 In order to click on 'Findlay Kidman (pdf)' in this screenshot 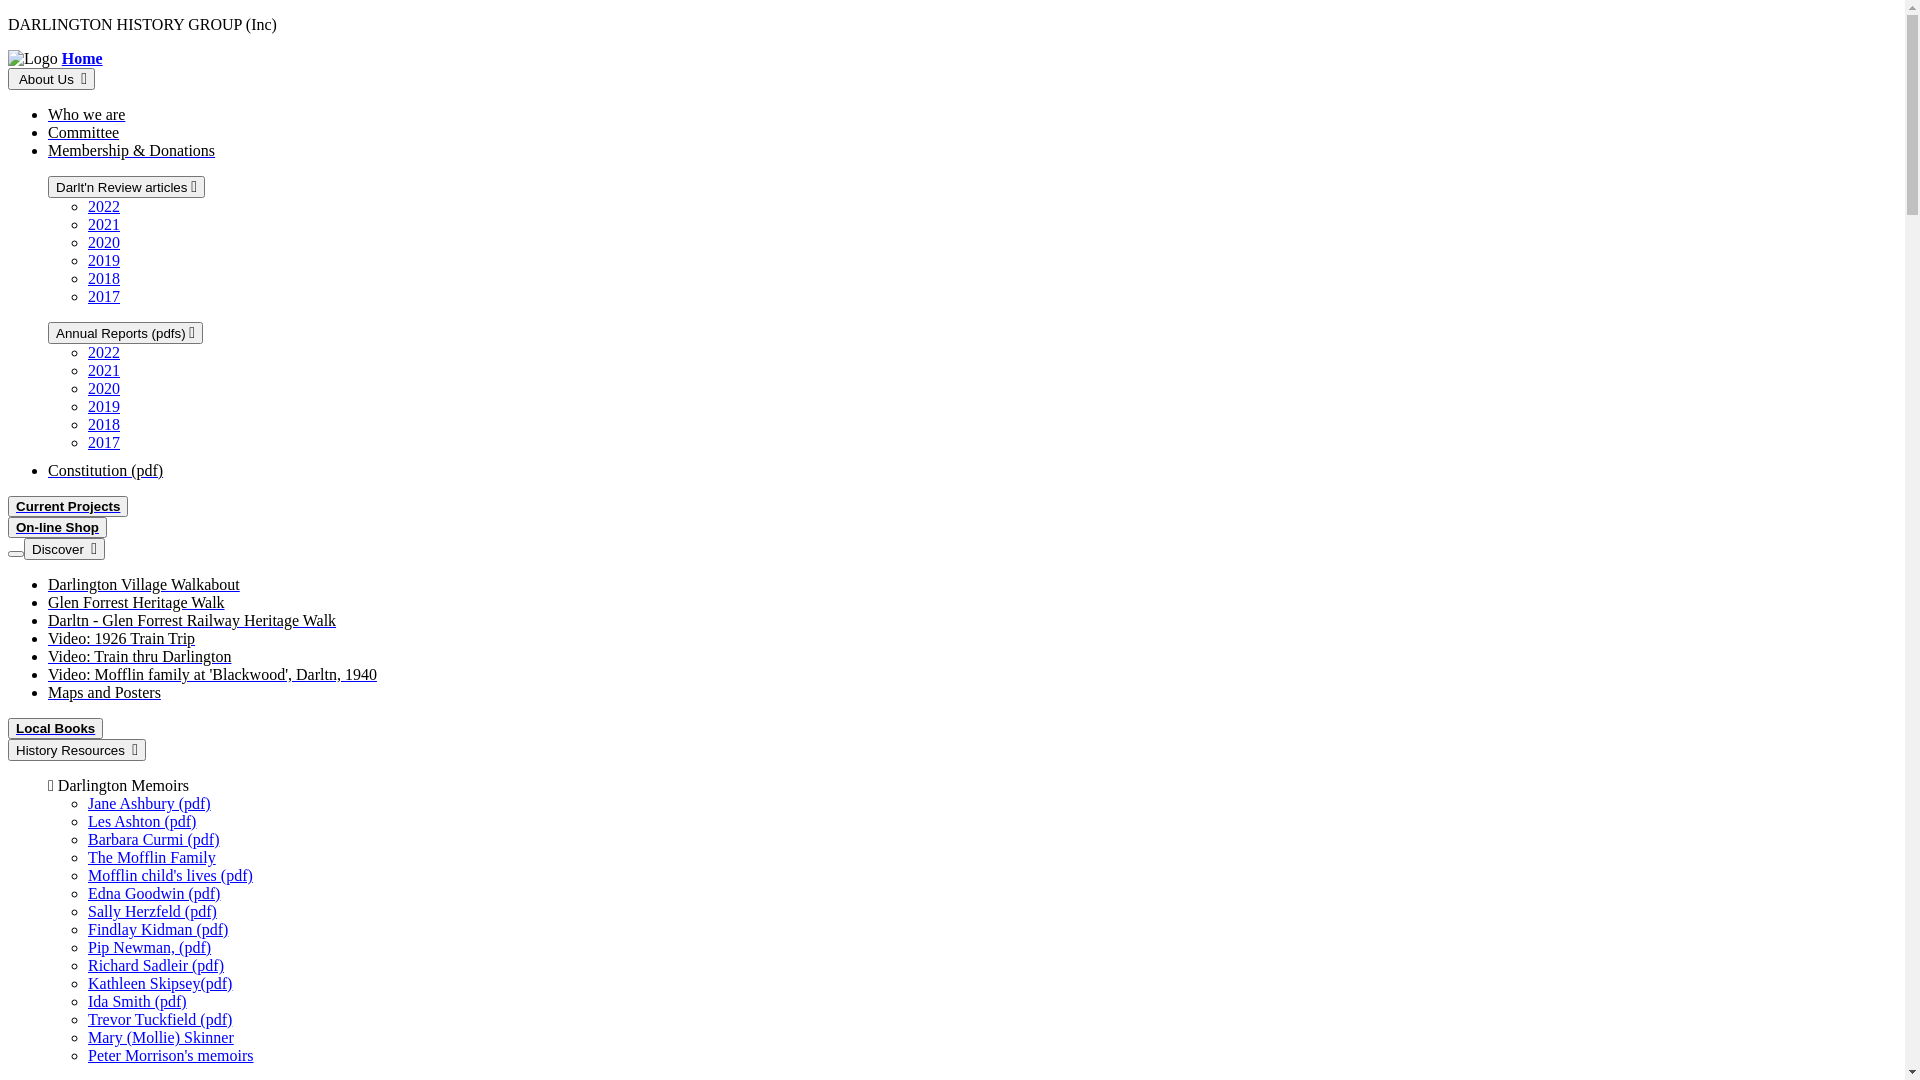, I will do `click(157, 929)`.